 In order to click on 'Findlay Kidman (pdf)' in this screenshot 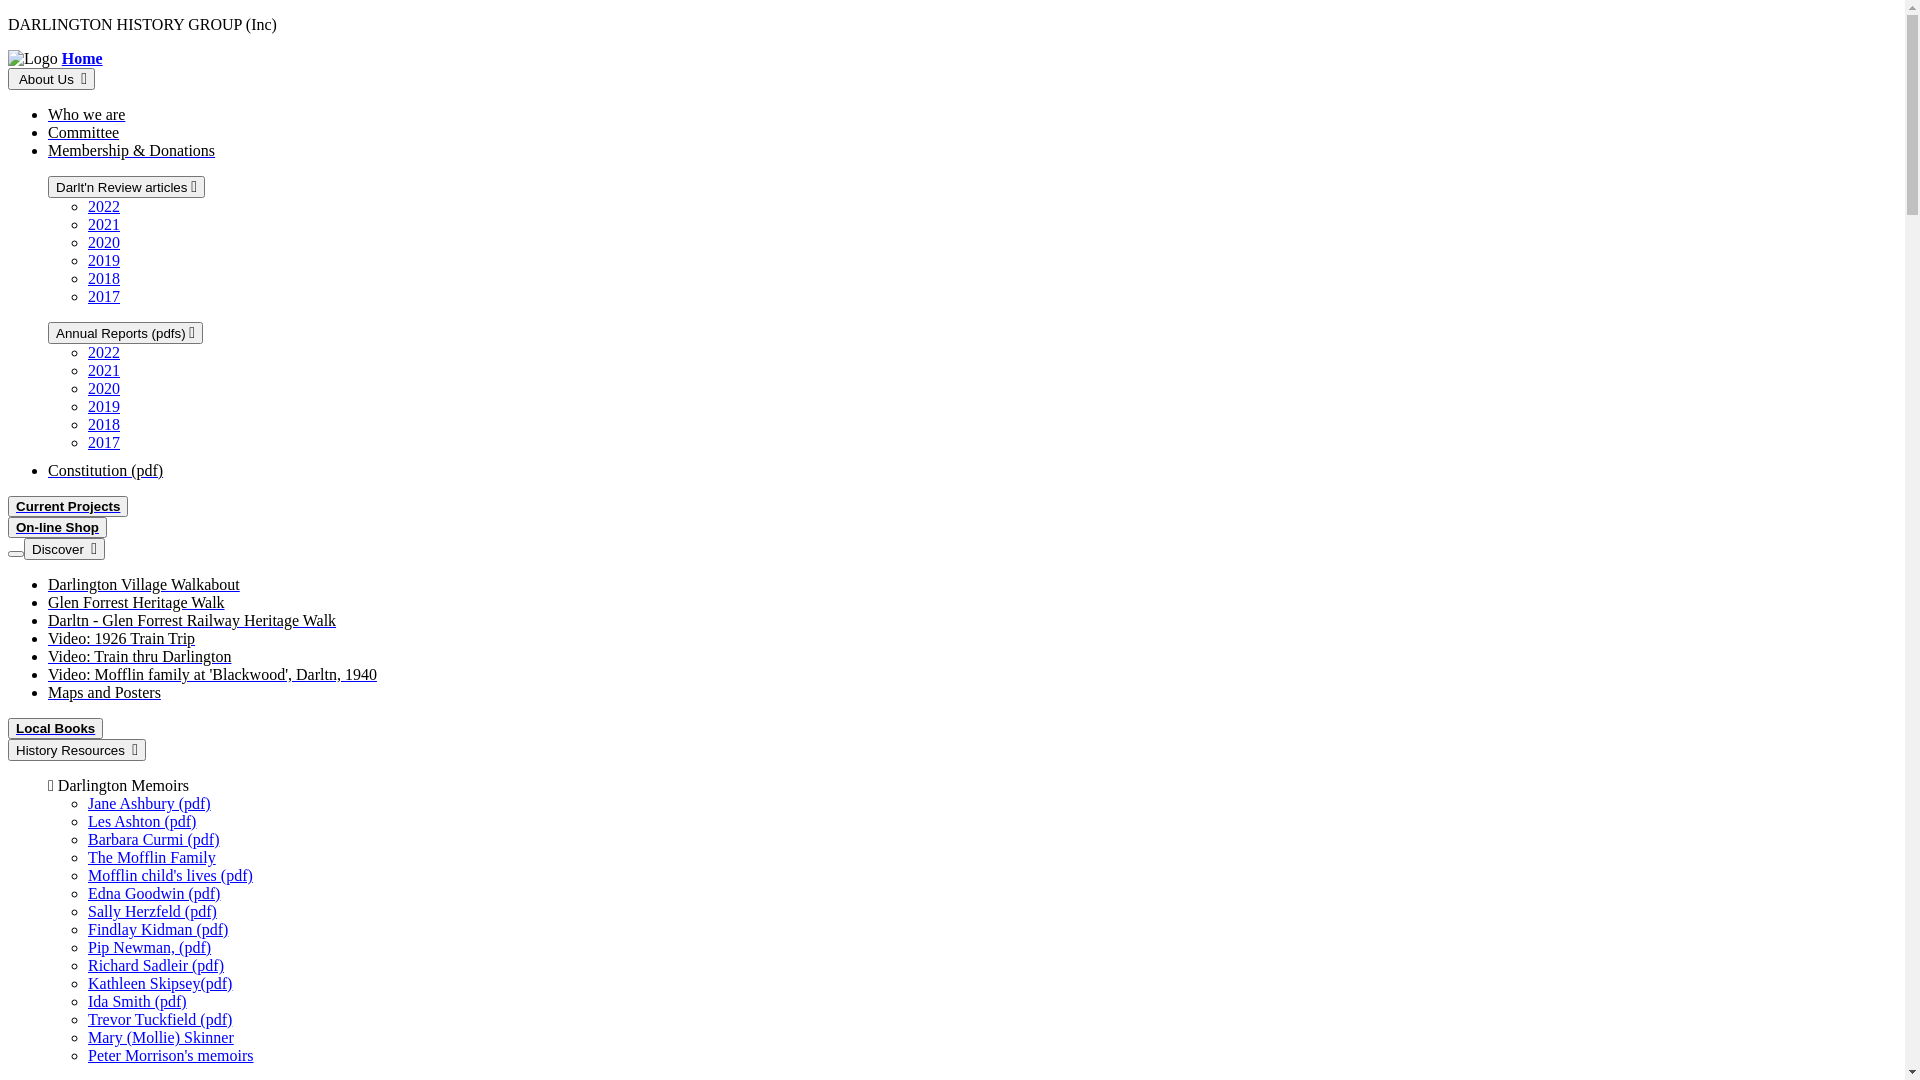, I will do `click(157, 929)`.